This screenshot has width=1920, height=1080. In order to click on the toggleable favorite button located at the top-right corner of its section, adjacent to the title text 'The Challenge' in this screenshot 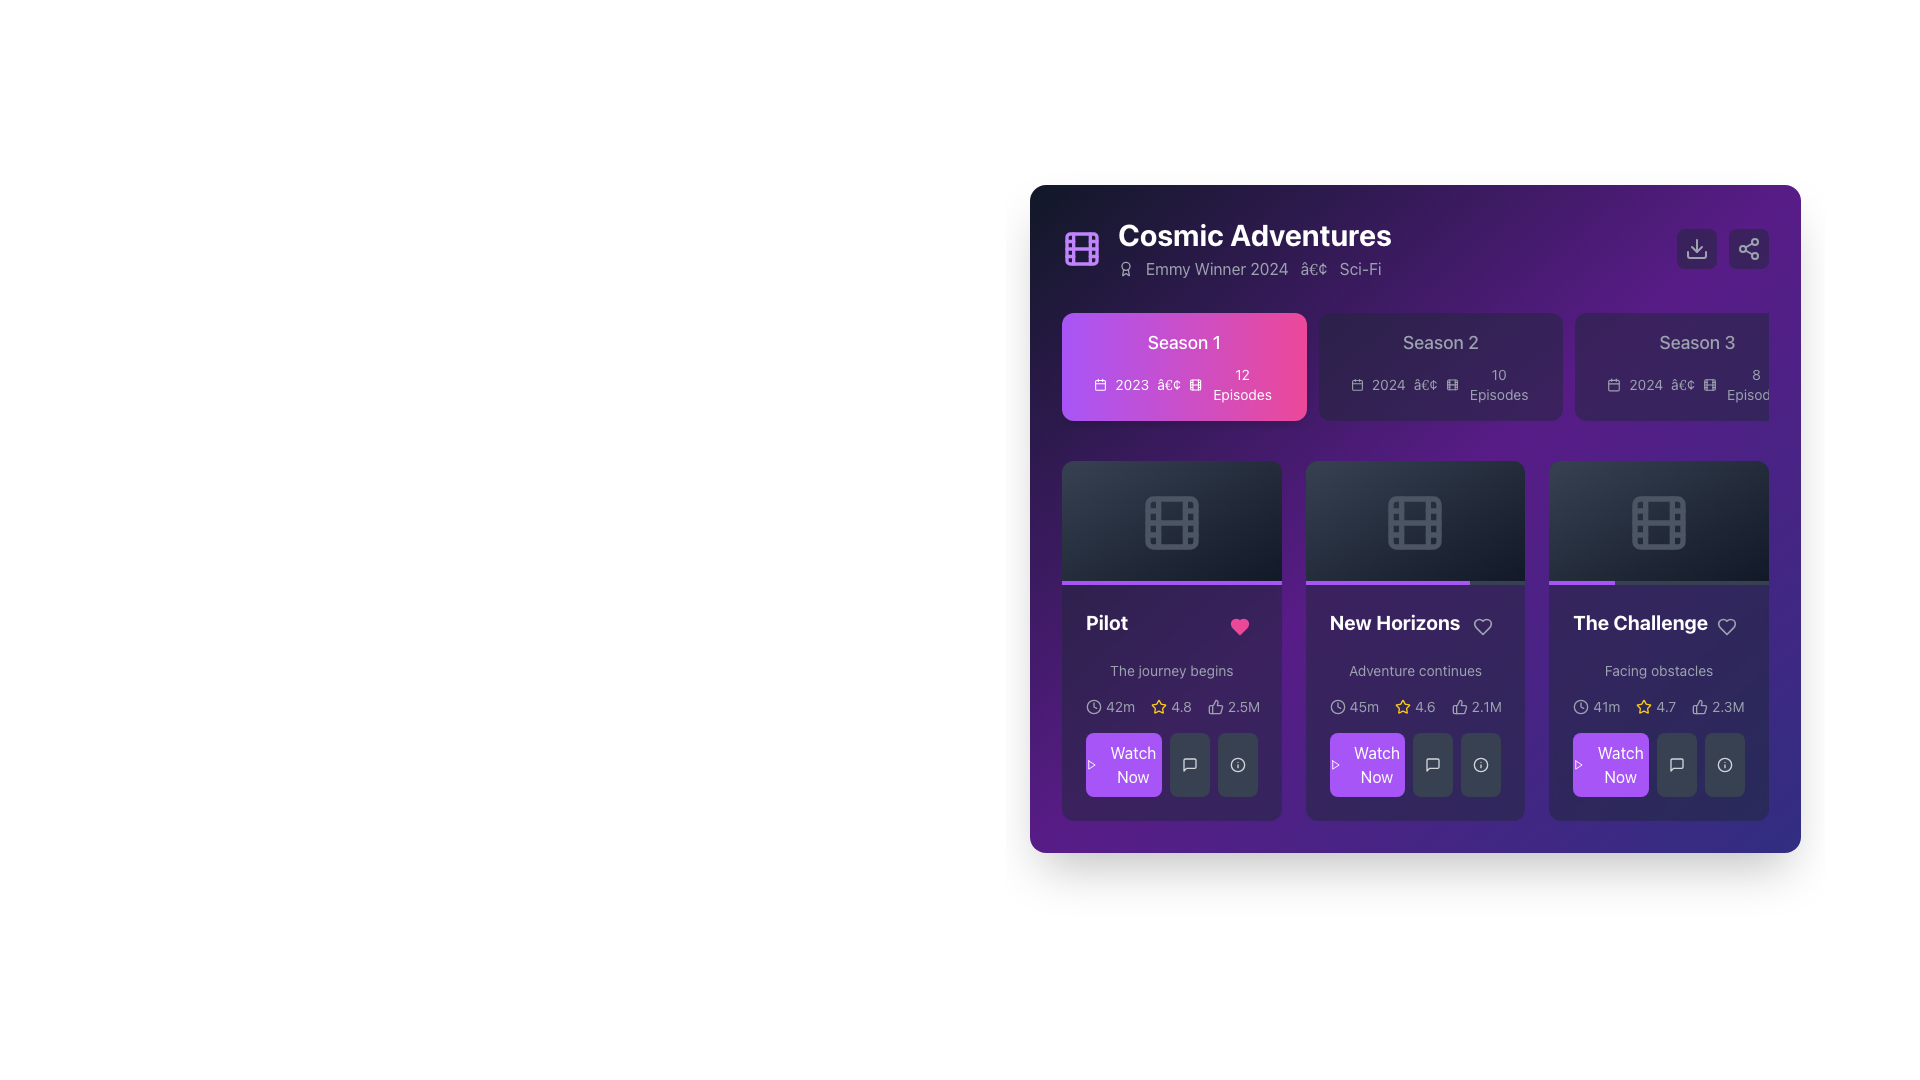, I will do `click(1726, 624)`.